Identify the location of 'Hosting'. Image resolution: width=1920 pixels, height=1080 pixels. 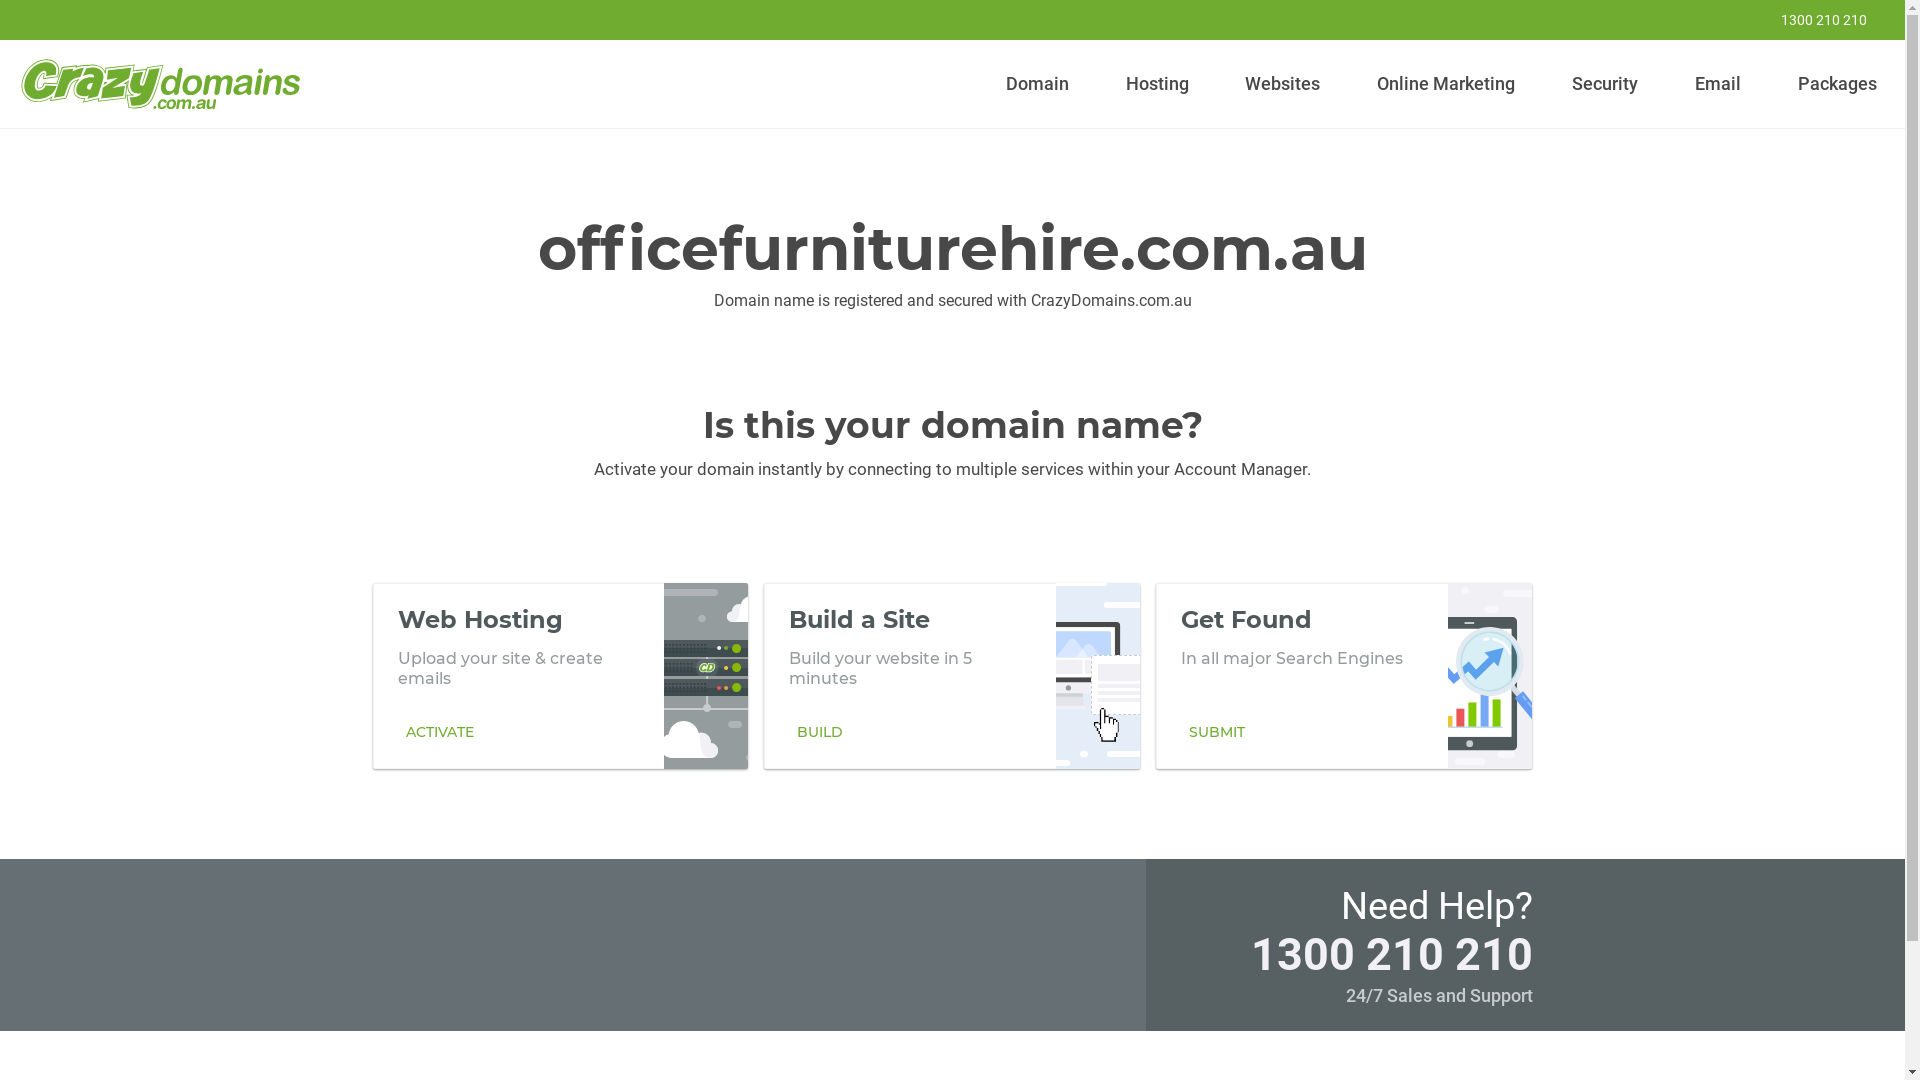
(1156, 83).